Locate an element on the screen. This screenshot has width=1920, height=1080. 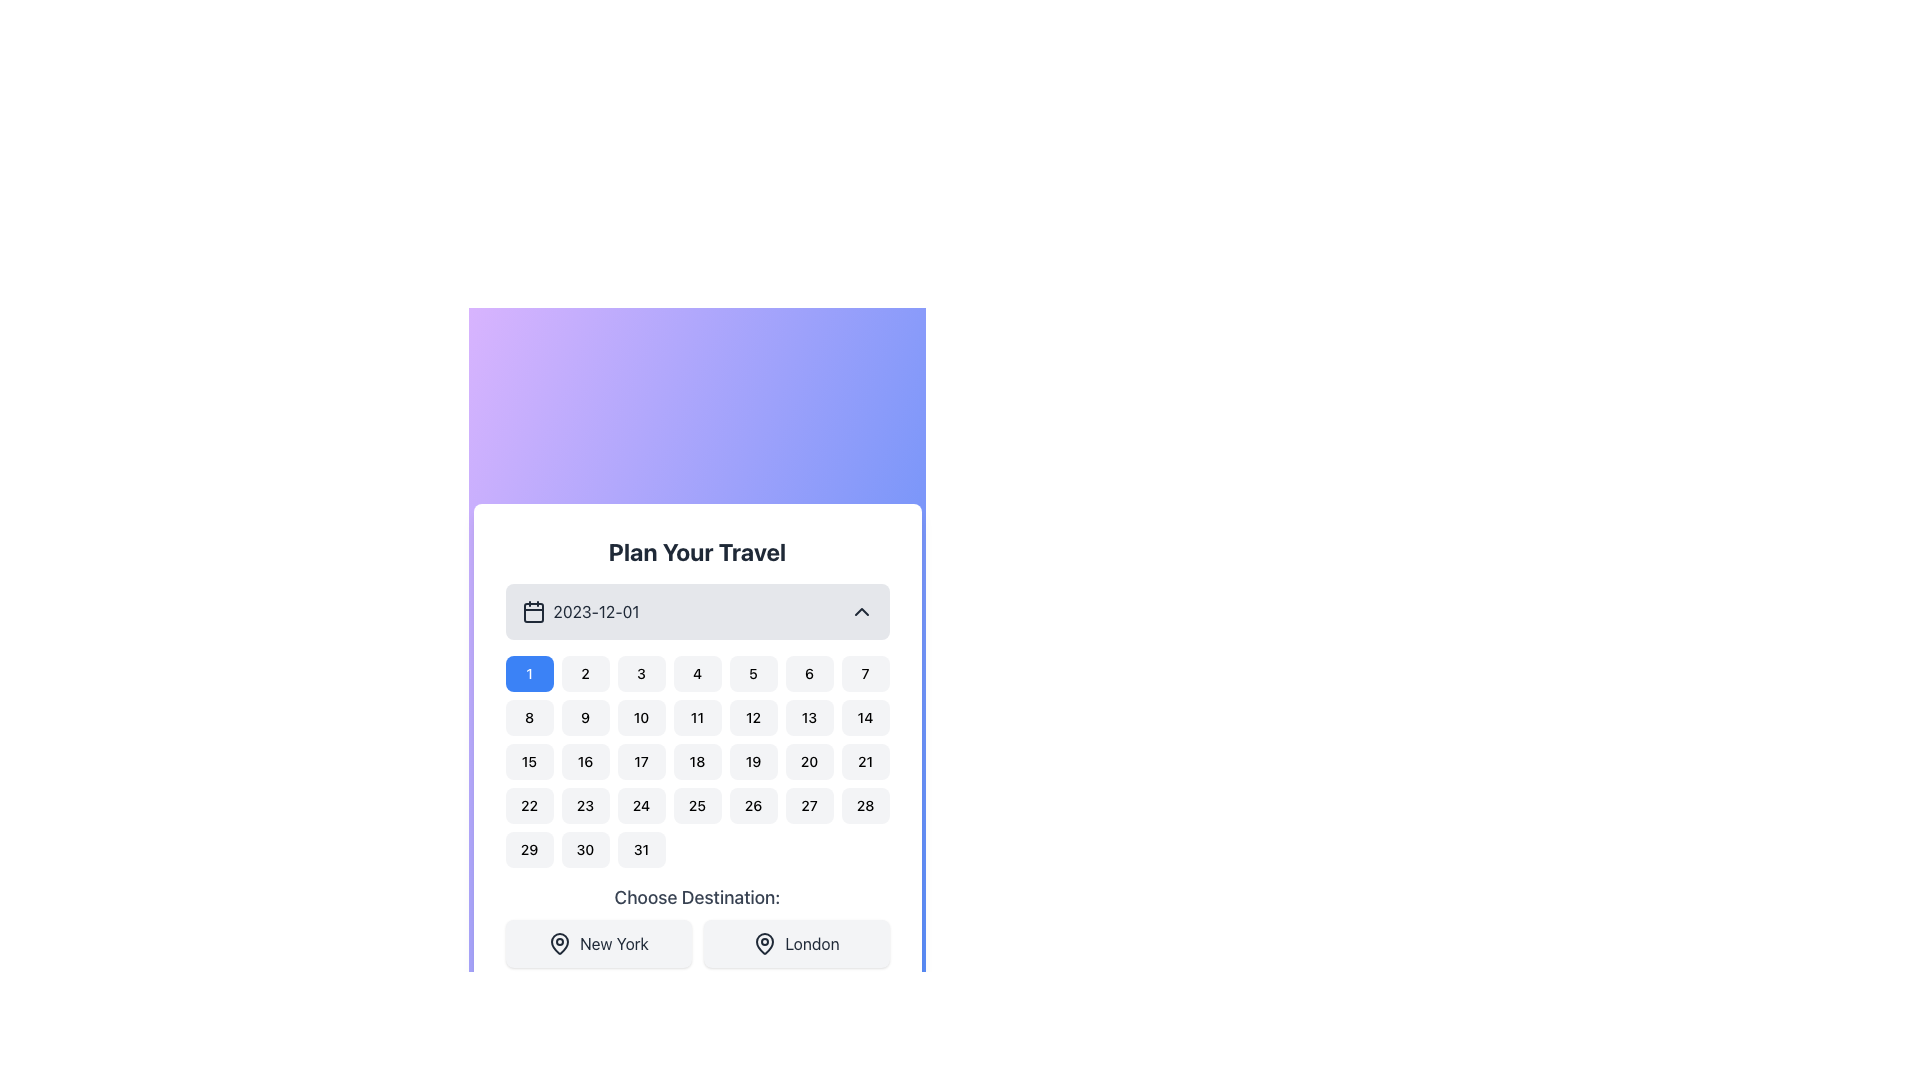
the non-interactive display component that shows the date '2023-12-01' alongside a calendar icon, located below the heading 'Plan Your Travel' is located at coordinates (579, 611).